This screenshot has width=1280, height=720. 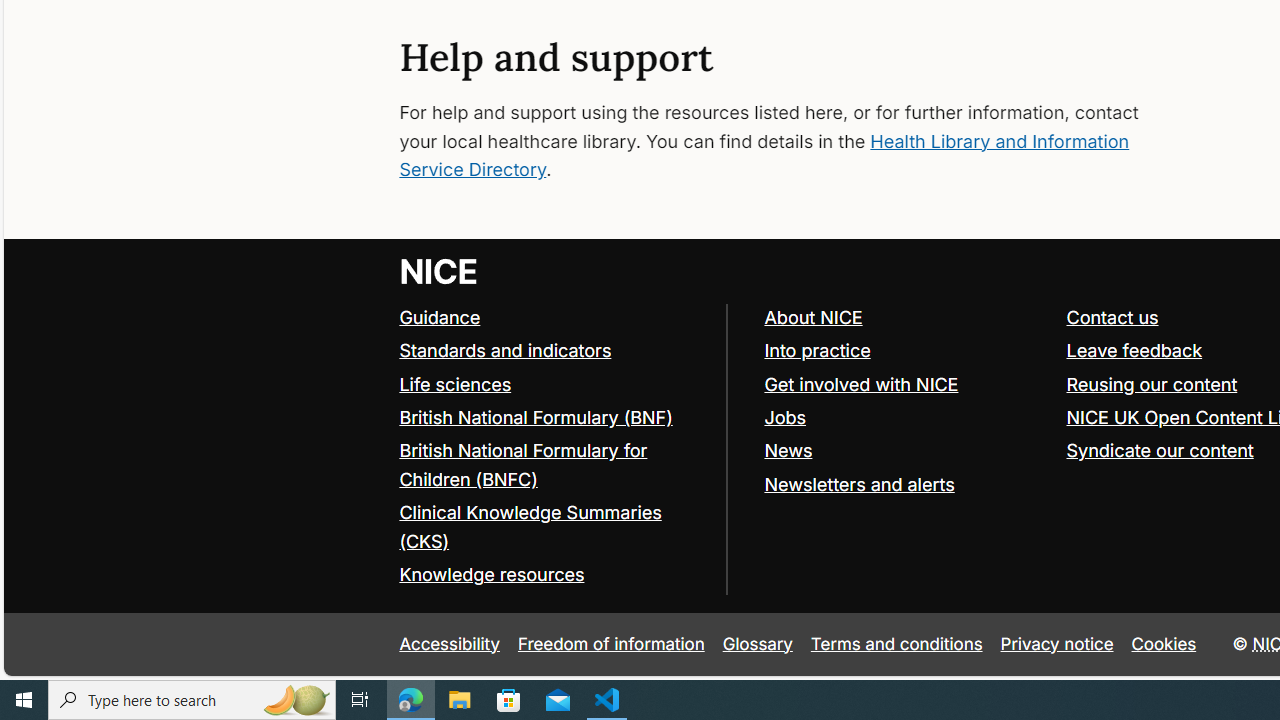 What do you see at coordinates (1164, 644) in the screenshot?
I see `'Cookies'` at bounding box center [1164, 644].